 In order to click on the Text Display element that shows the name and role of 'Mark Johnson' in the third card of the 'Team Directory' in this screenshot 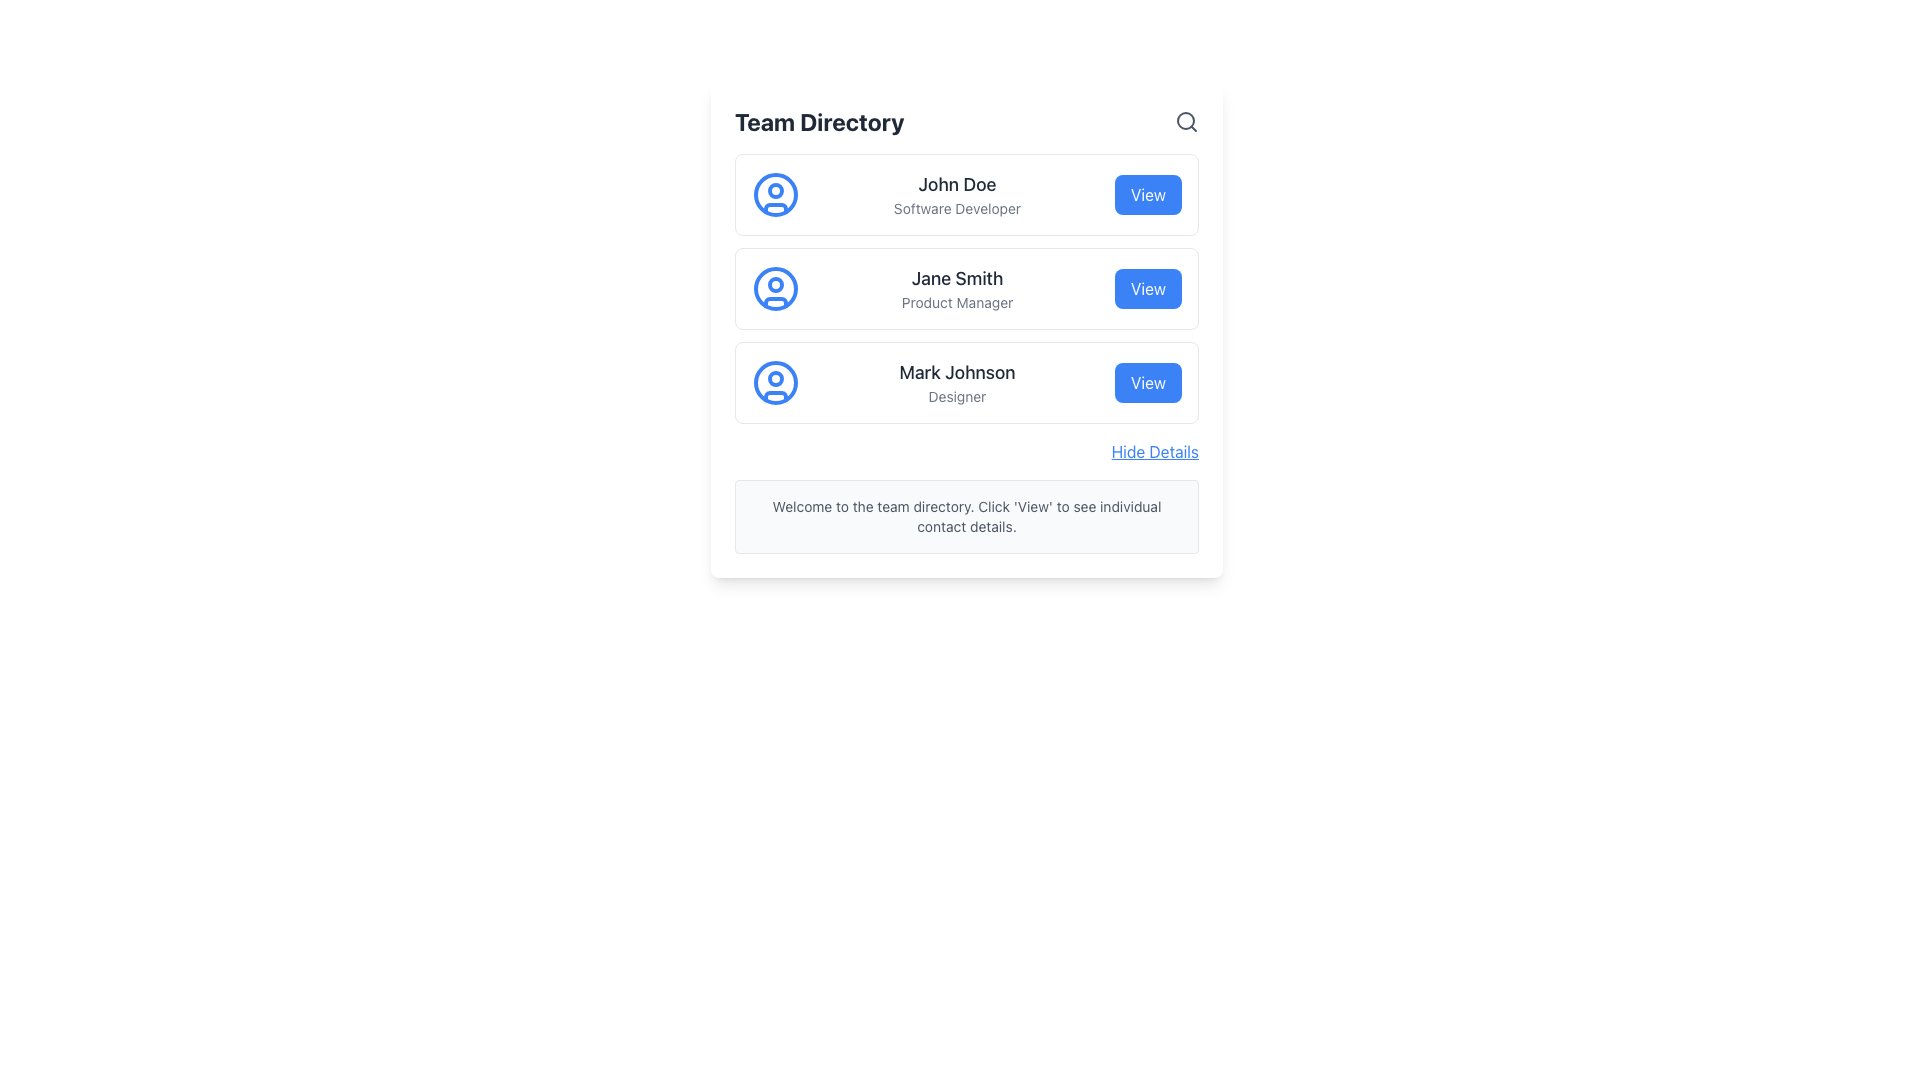, I will do `click(956, 382)`.